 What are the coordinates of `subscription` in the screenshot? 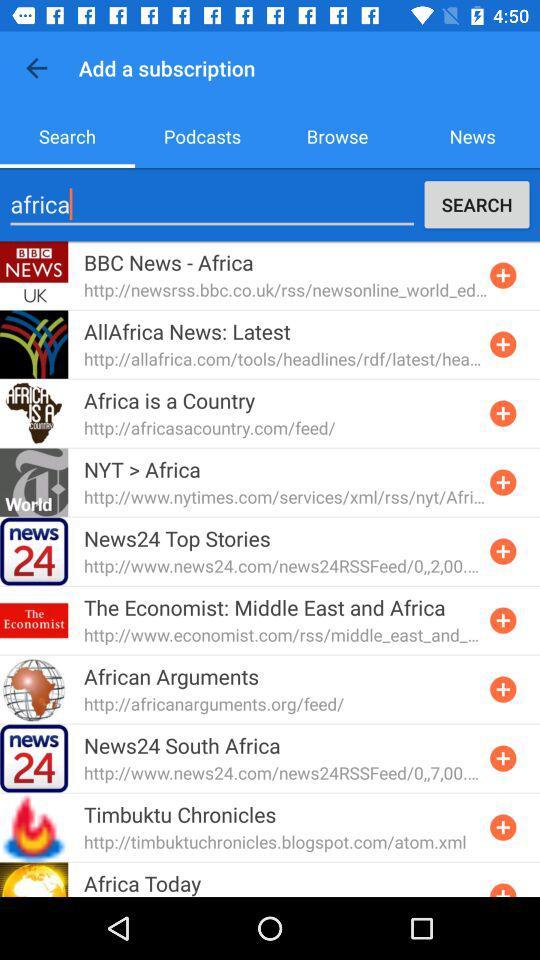 It's located at (502, 481).